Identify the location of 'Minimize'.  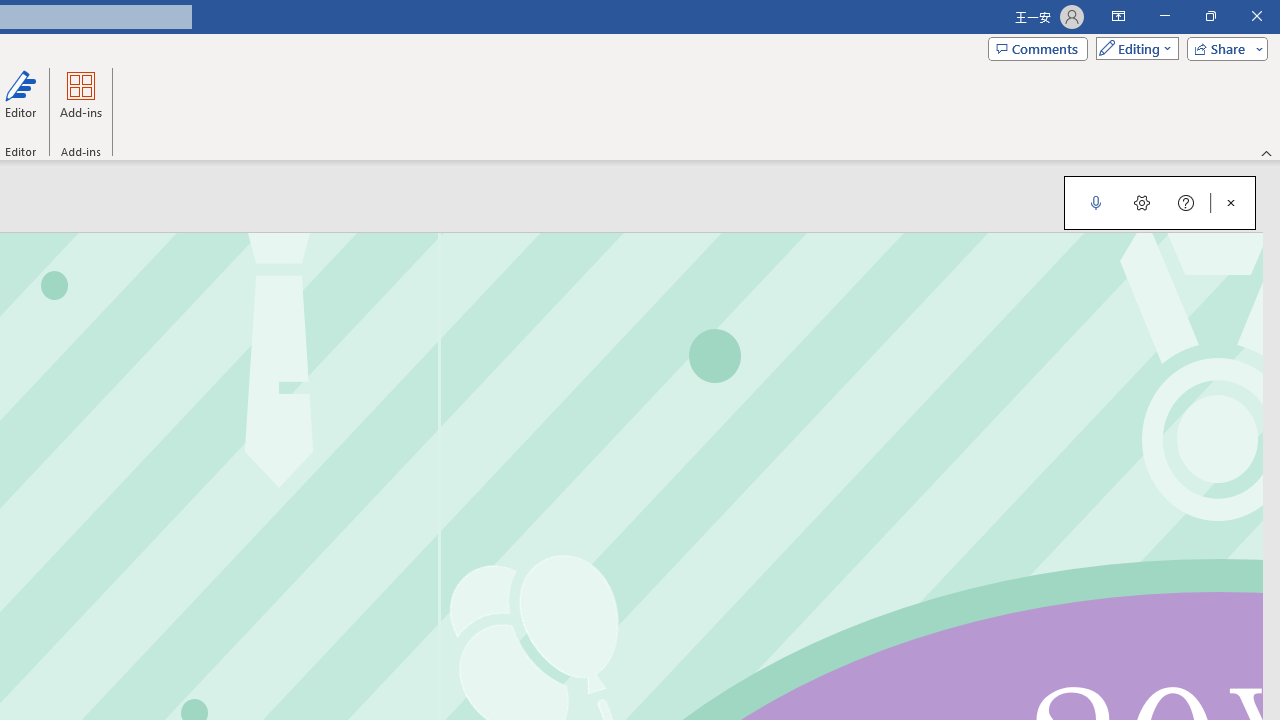
(1164, 16).